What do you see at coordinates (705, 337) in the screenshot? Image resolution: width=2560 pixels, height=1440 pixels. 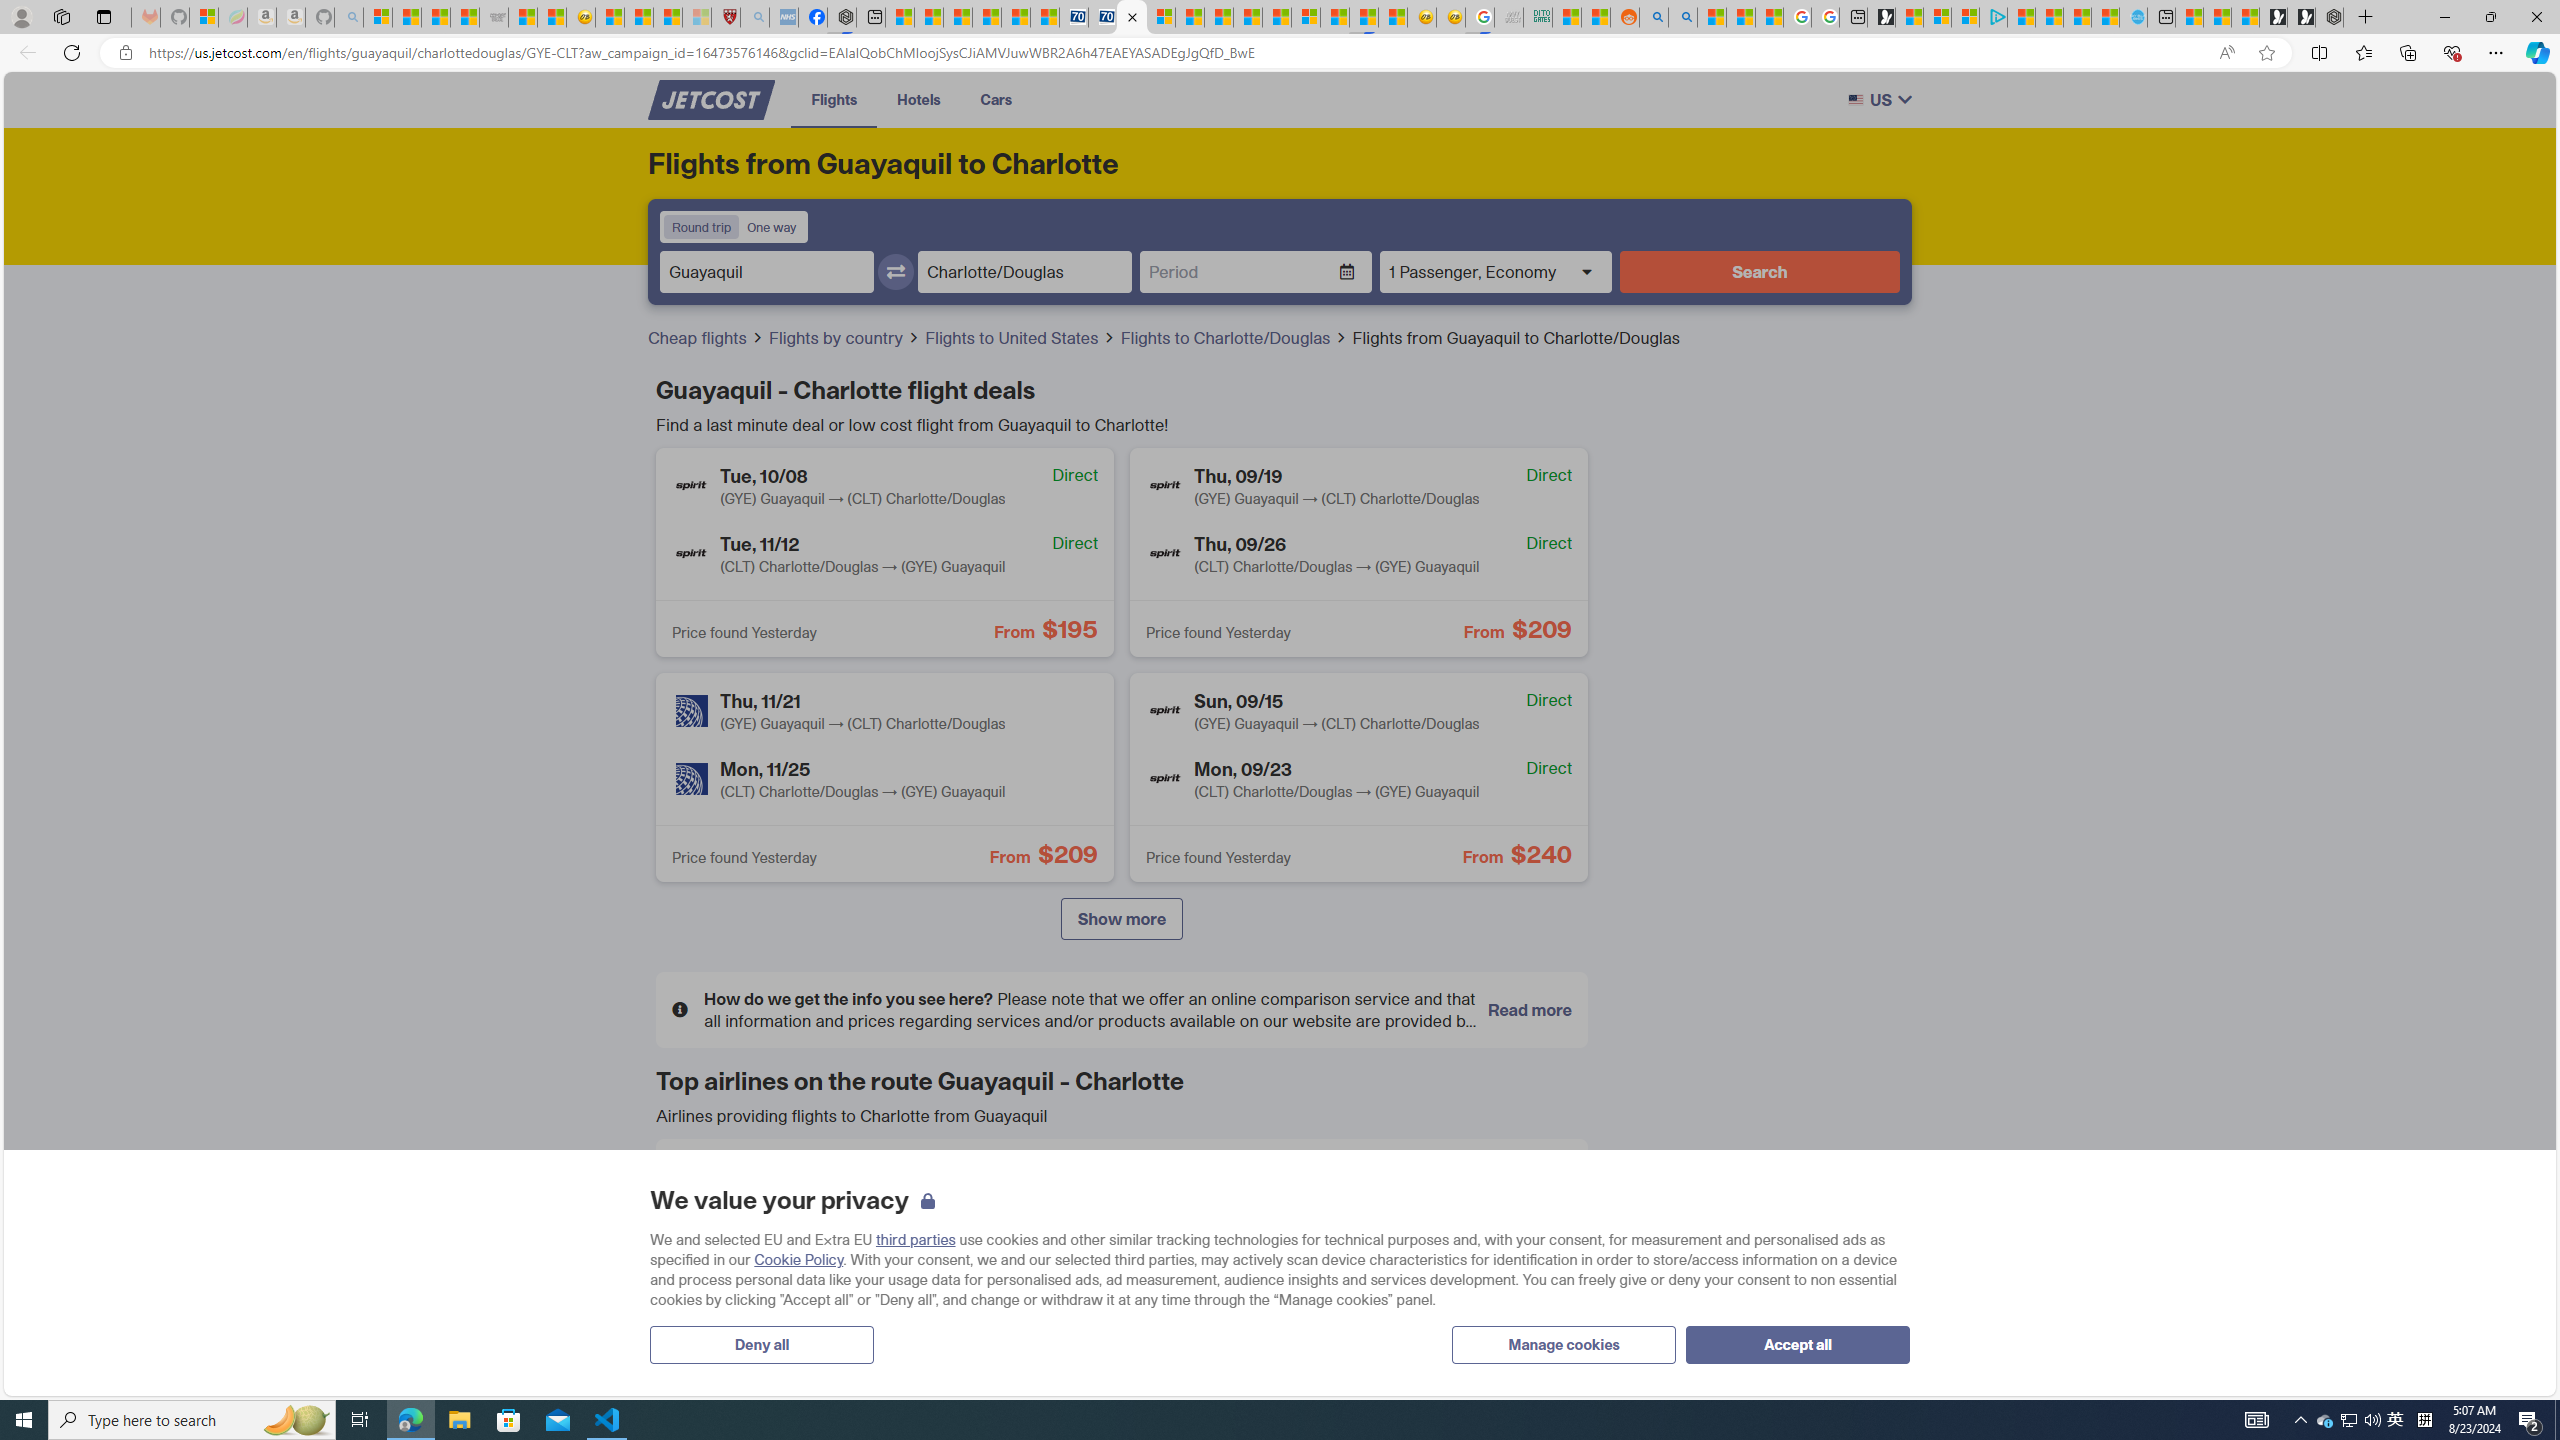 I see `'Cheap flights'` at bounding box center [705, 337].